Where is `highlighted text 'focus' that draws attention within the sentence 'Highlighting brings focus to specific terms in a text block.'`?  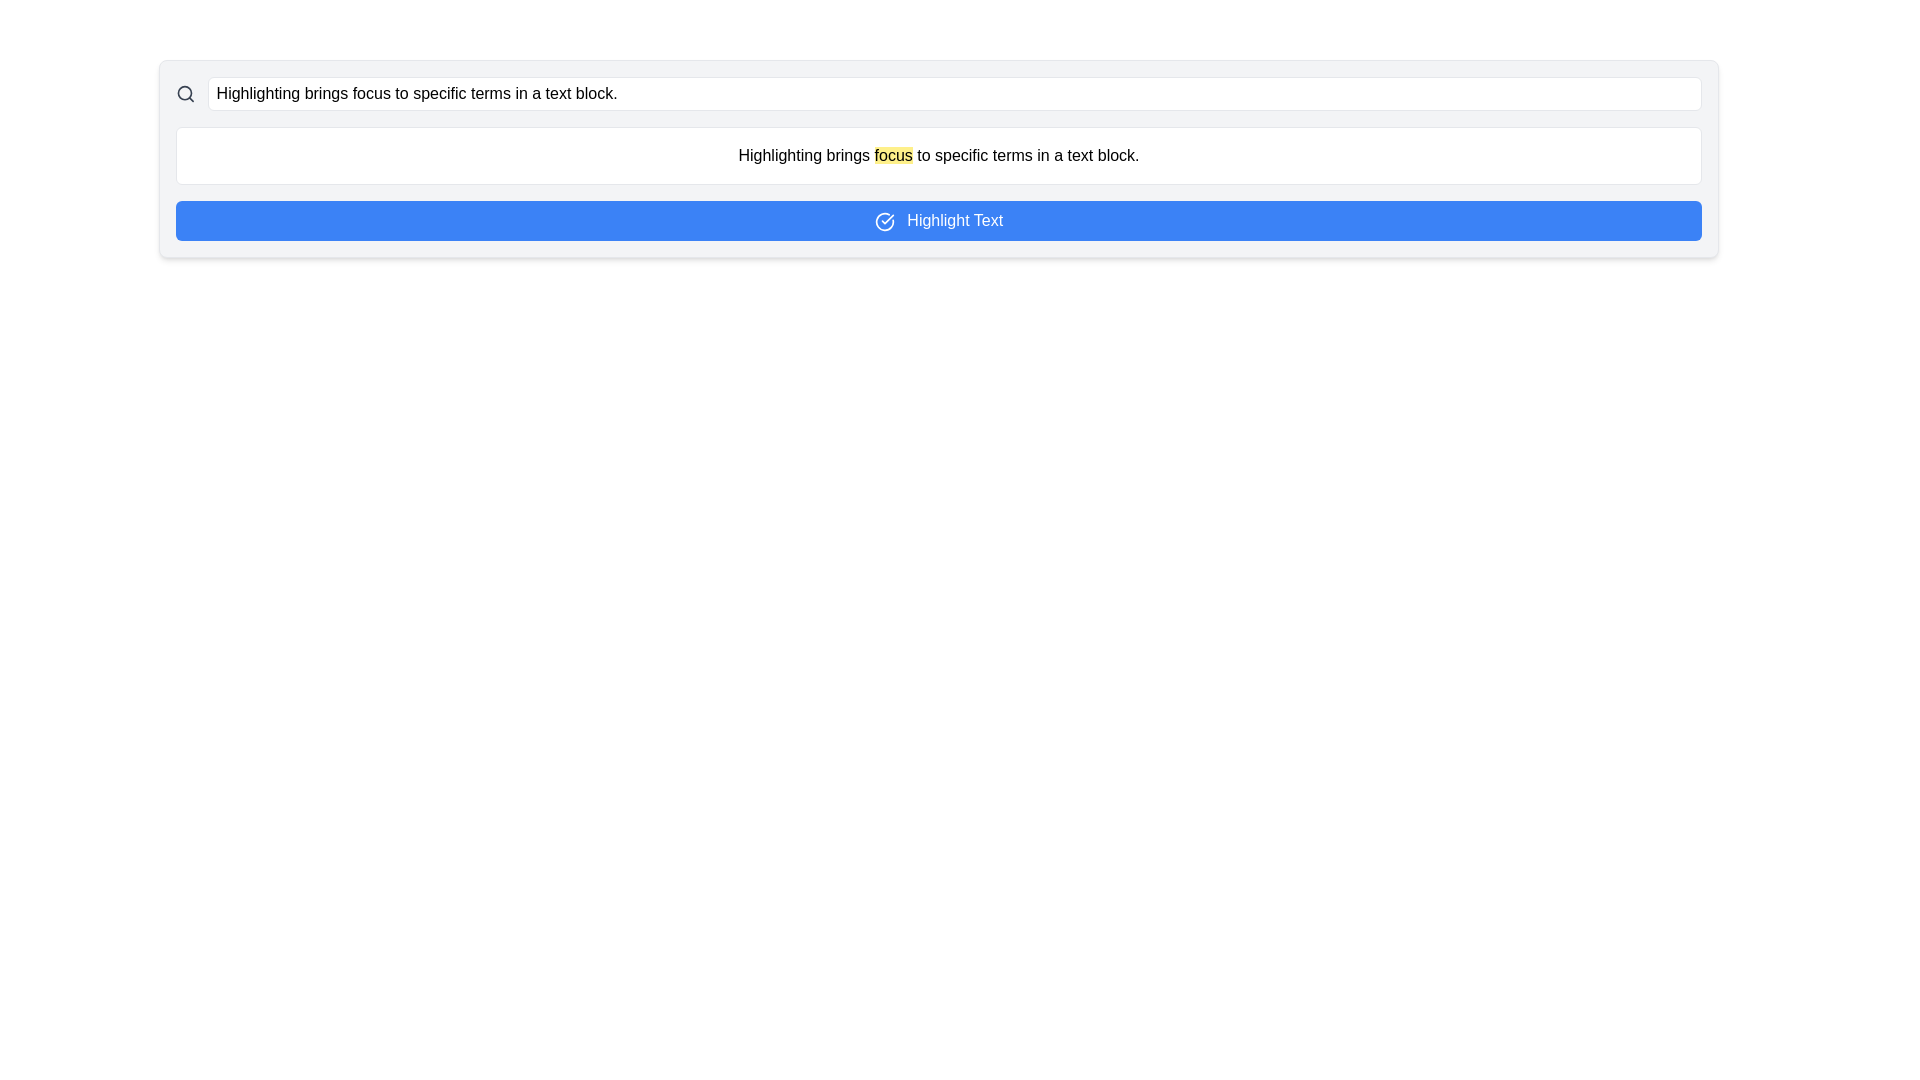
highlighted text 'focus' that draws attention within the sentence 'Highlighting brings focus to specific terms in a text block.' is located at coordinates (892, 154).